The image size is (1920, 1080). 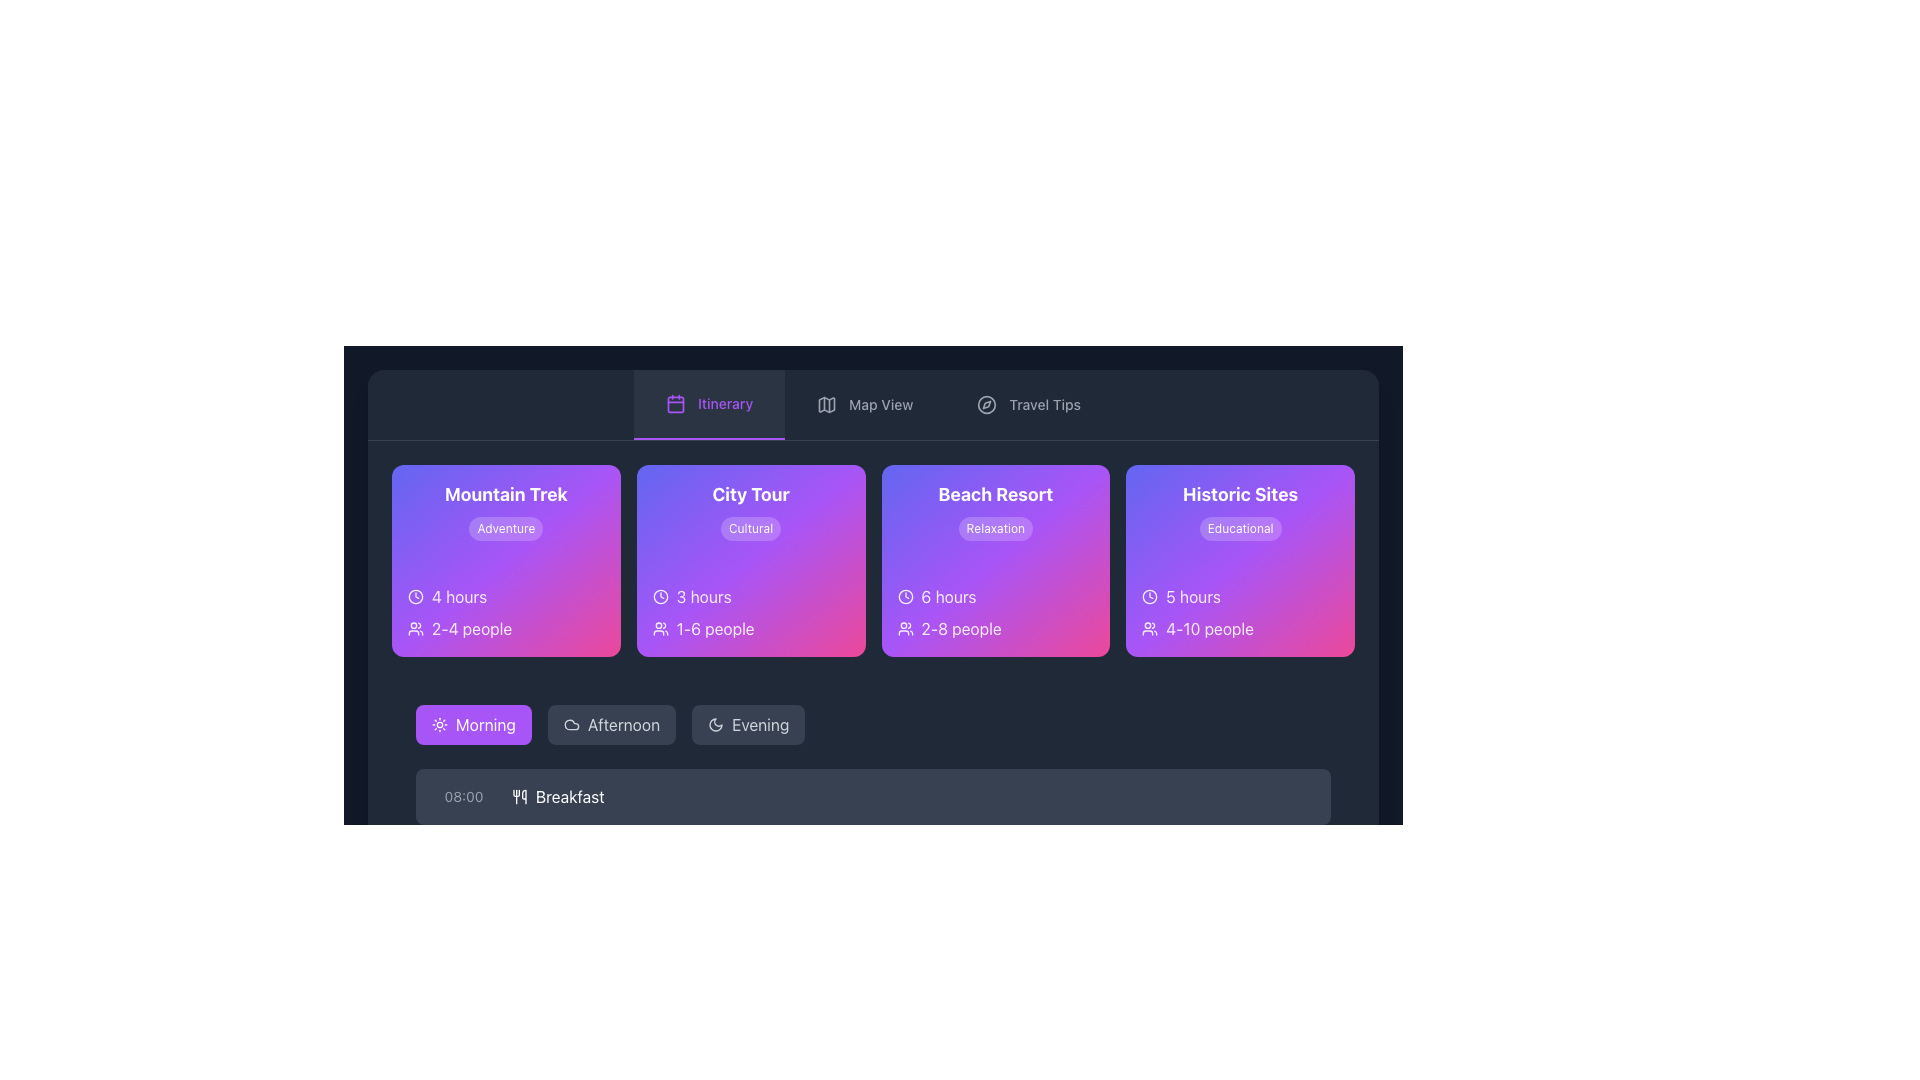 I want to click on the text label displaying the number of people suitable for the 'Beach Resort' option, located at the bottom right corner of the 'Beach Resort' option card, next to the user icon, so click(x=961, y=627).